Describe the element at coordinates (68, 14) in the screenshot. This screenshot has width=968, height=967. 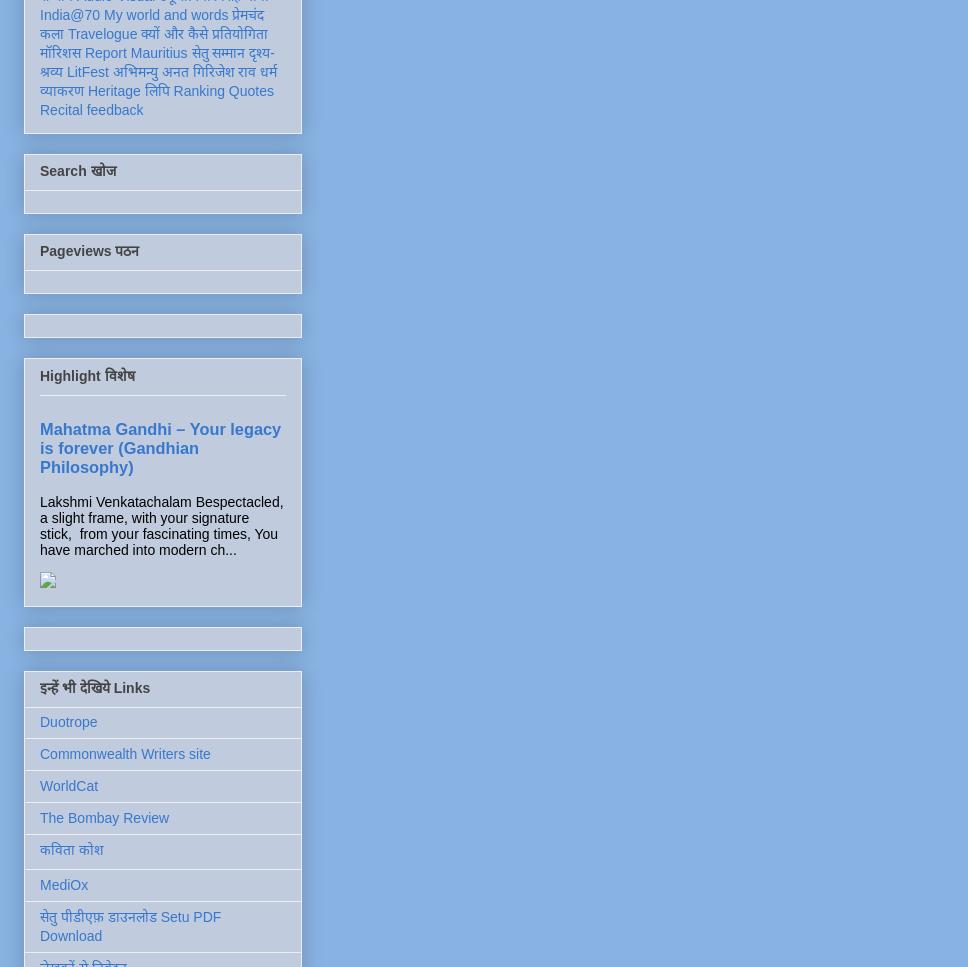
I see `'India@70'` at that location.